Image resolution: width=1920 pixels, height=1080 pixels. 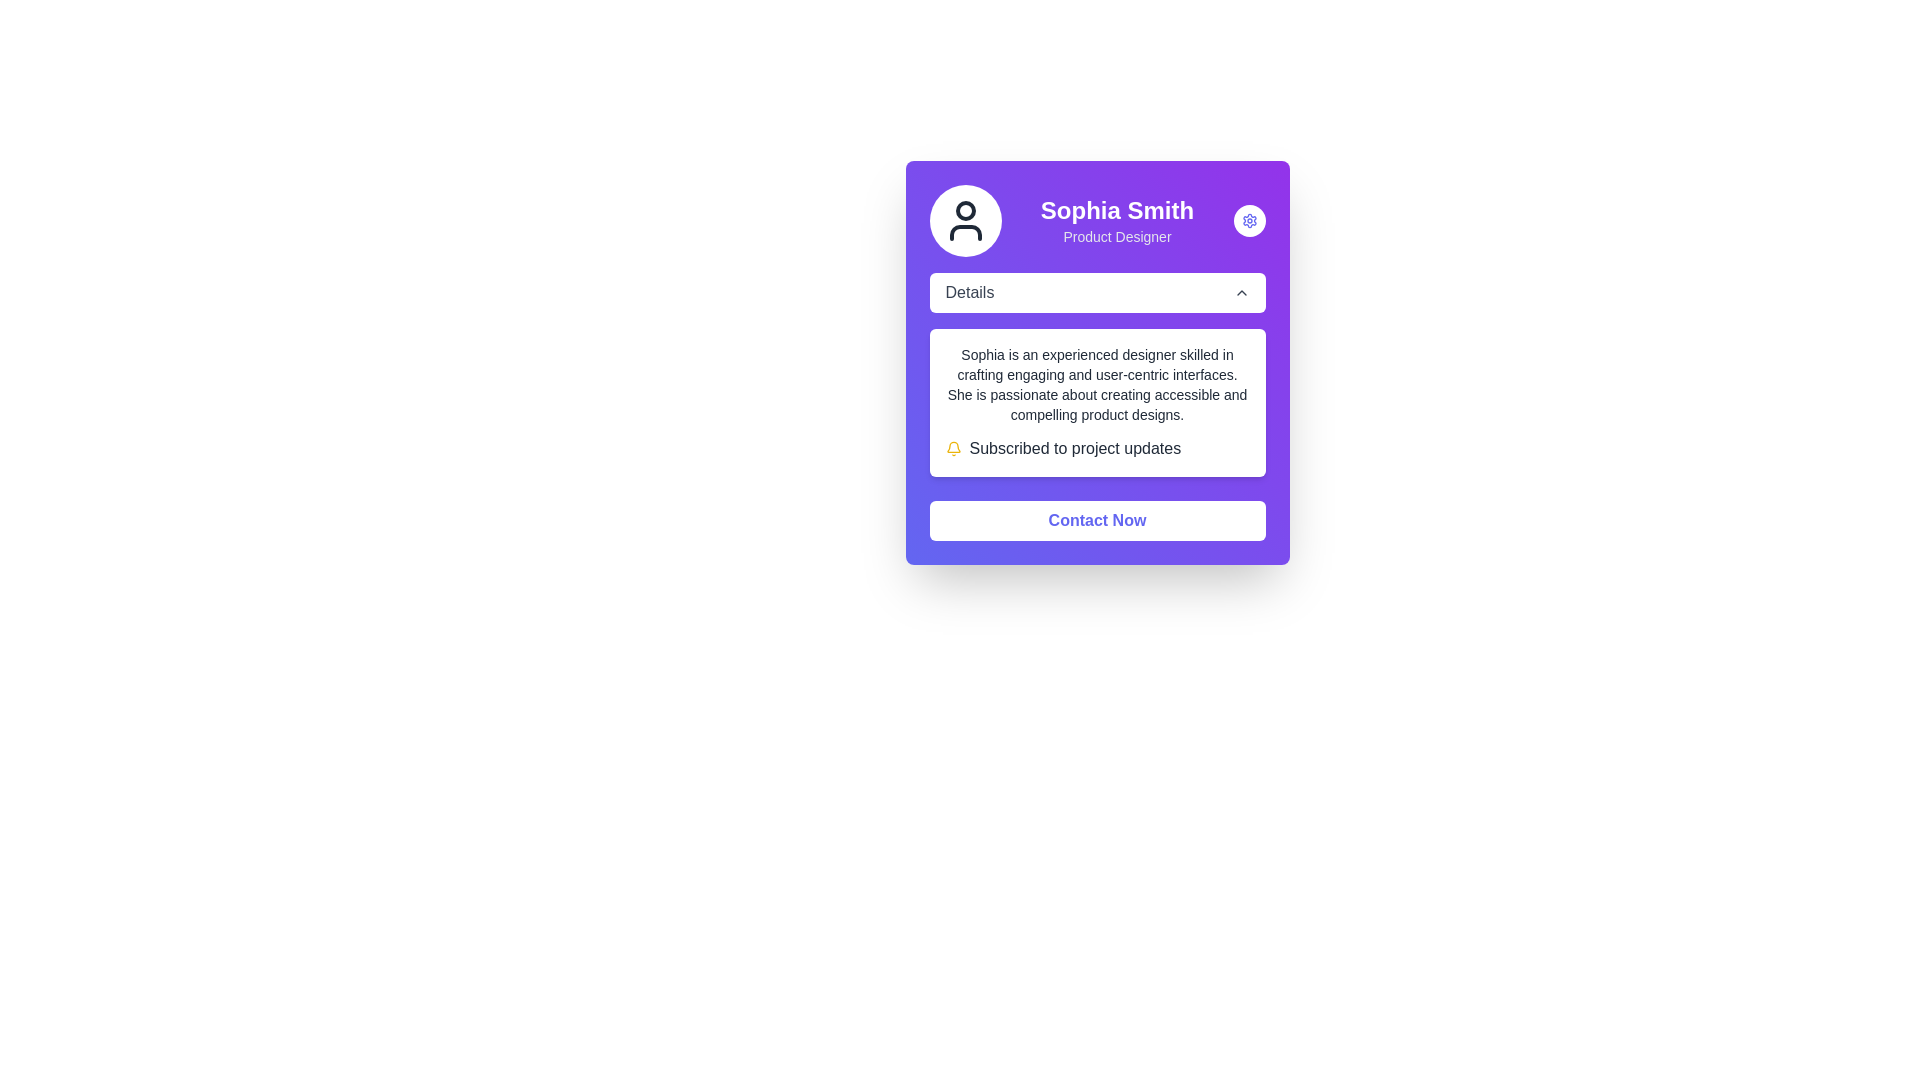 I want to click on the chevron-up icon located on the right side of the 'Details' button, so click(x=1240, y=293).